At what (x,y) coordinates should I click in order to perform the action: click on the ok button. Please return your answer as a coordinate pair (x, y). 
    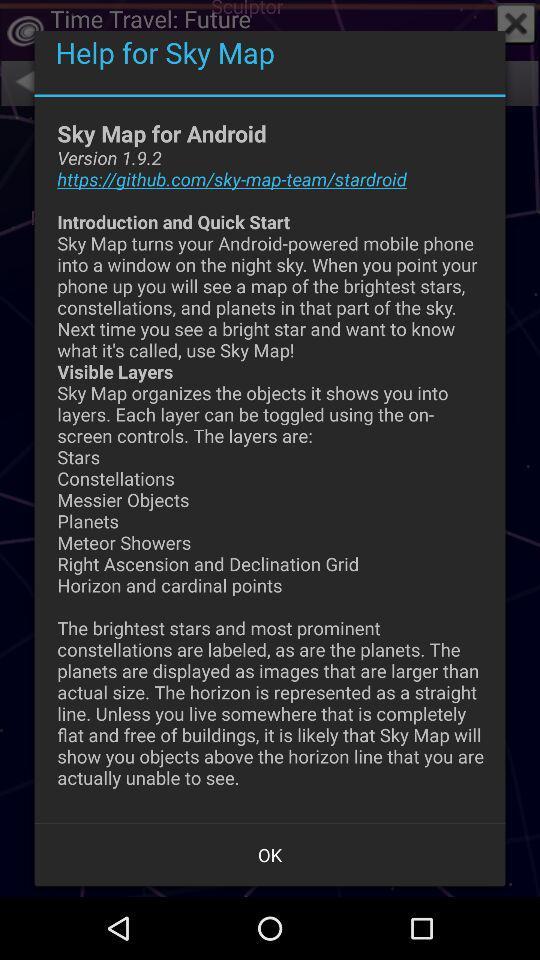
    Looking at the image, I should click on (270, 853).